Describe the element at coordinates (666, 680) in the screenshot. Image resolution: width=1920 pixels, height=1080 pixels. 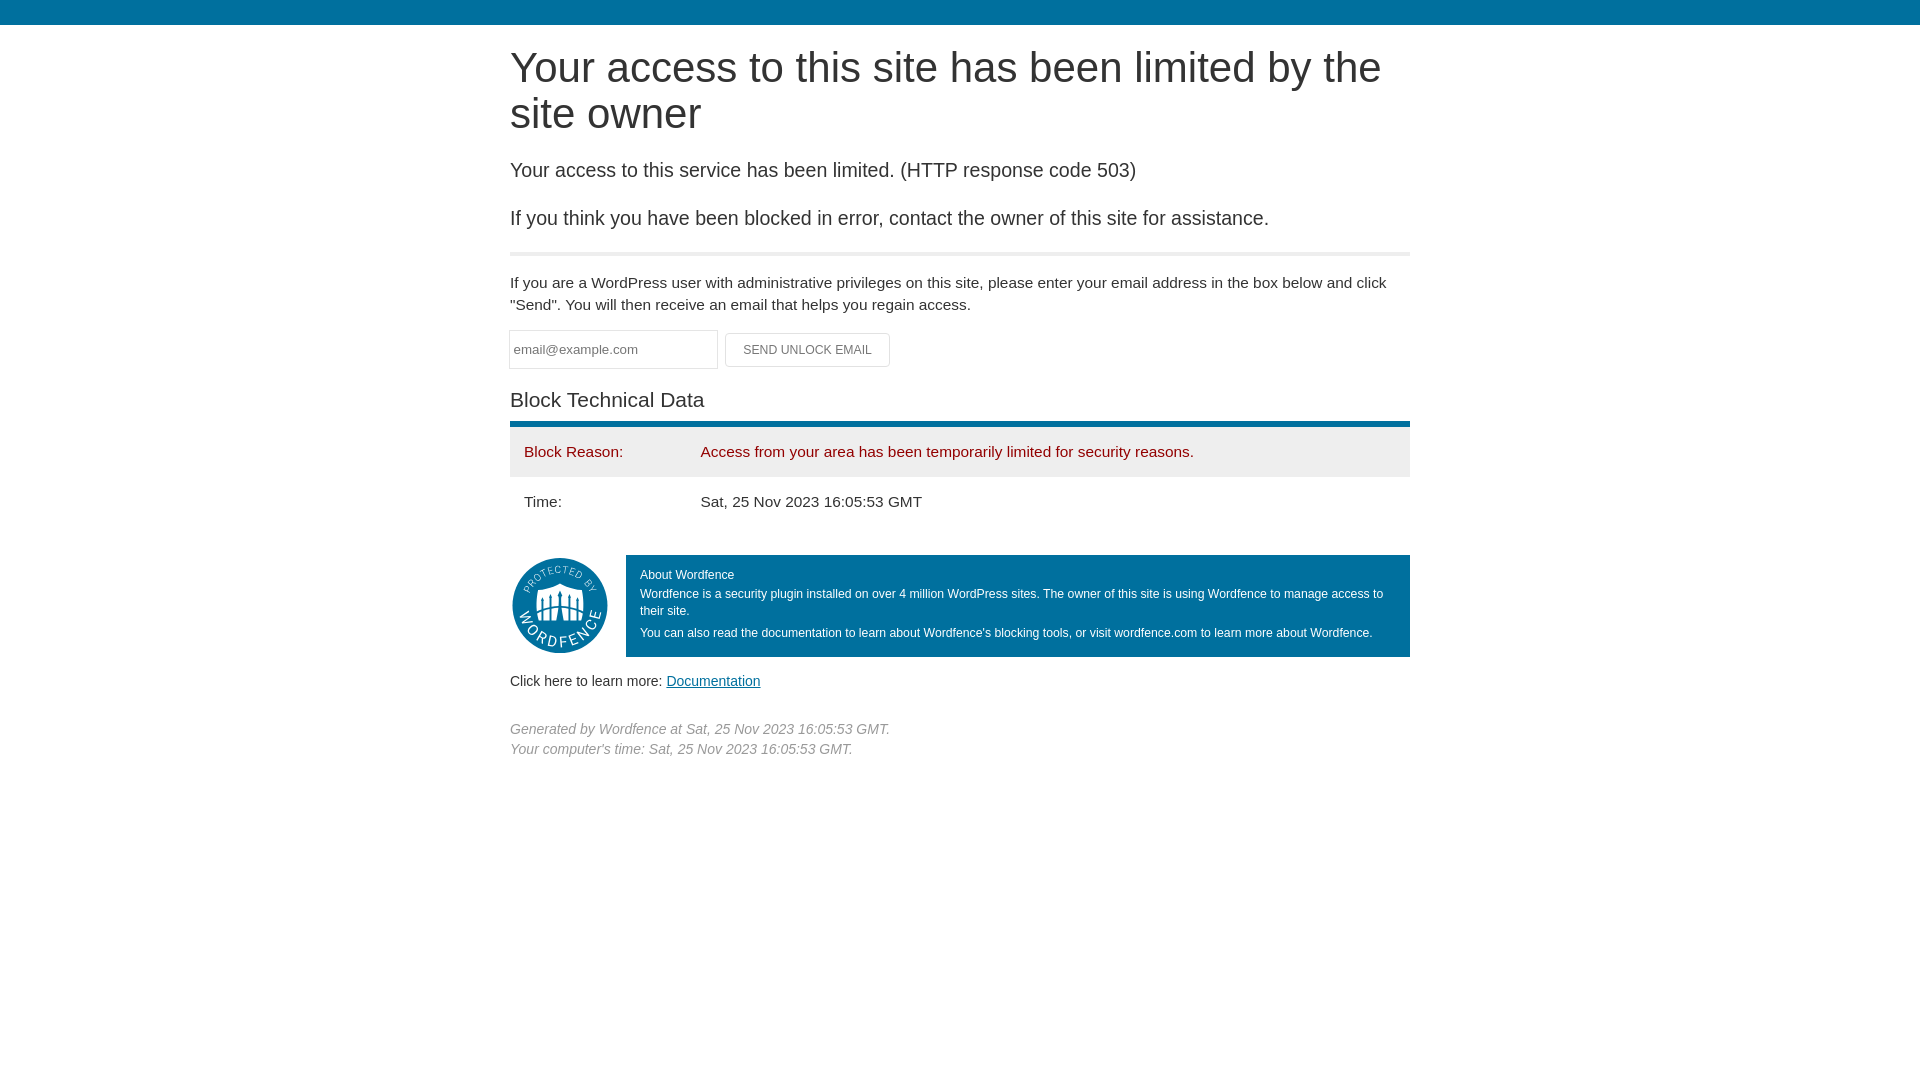
I see `'Documentation'` at that location.